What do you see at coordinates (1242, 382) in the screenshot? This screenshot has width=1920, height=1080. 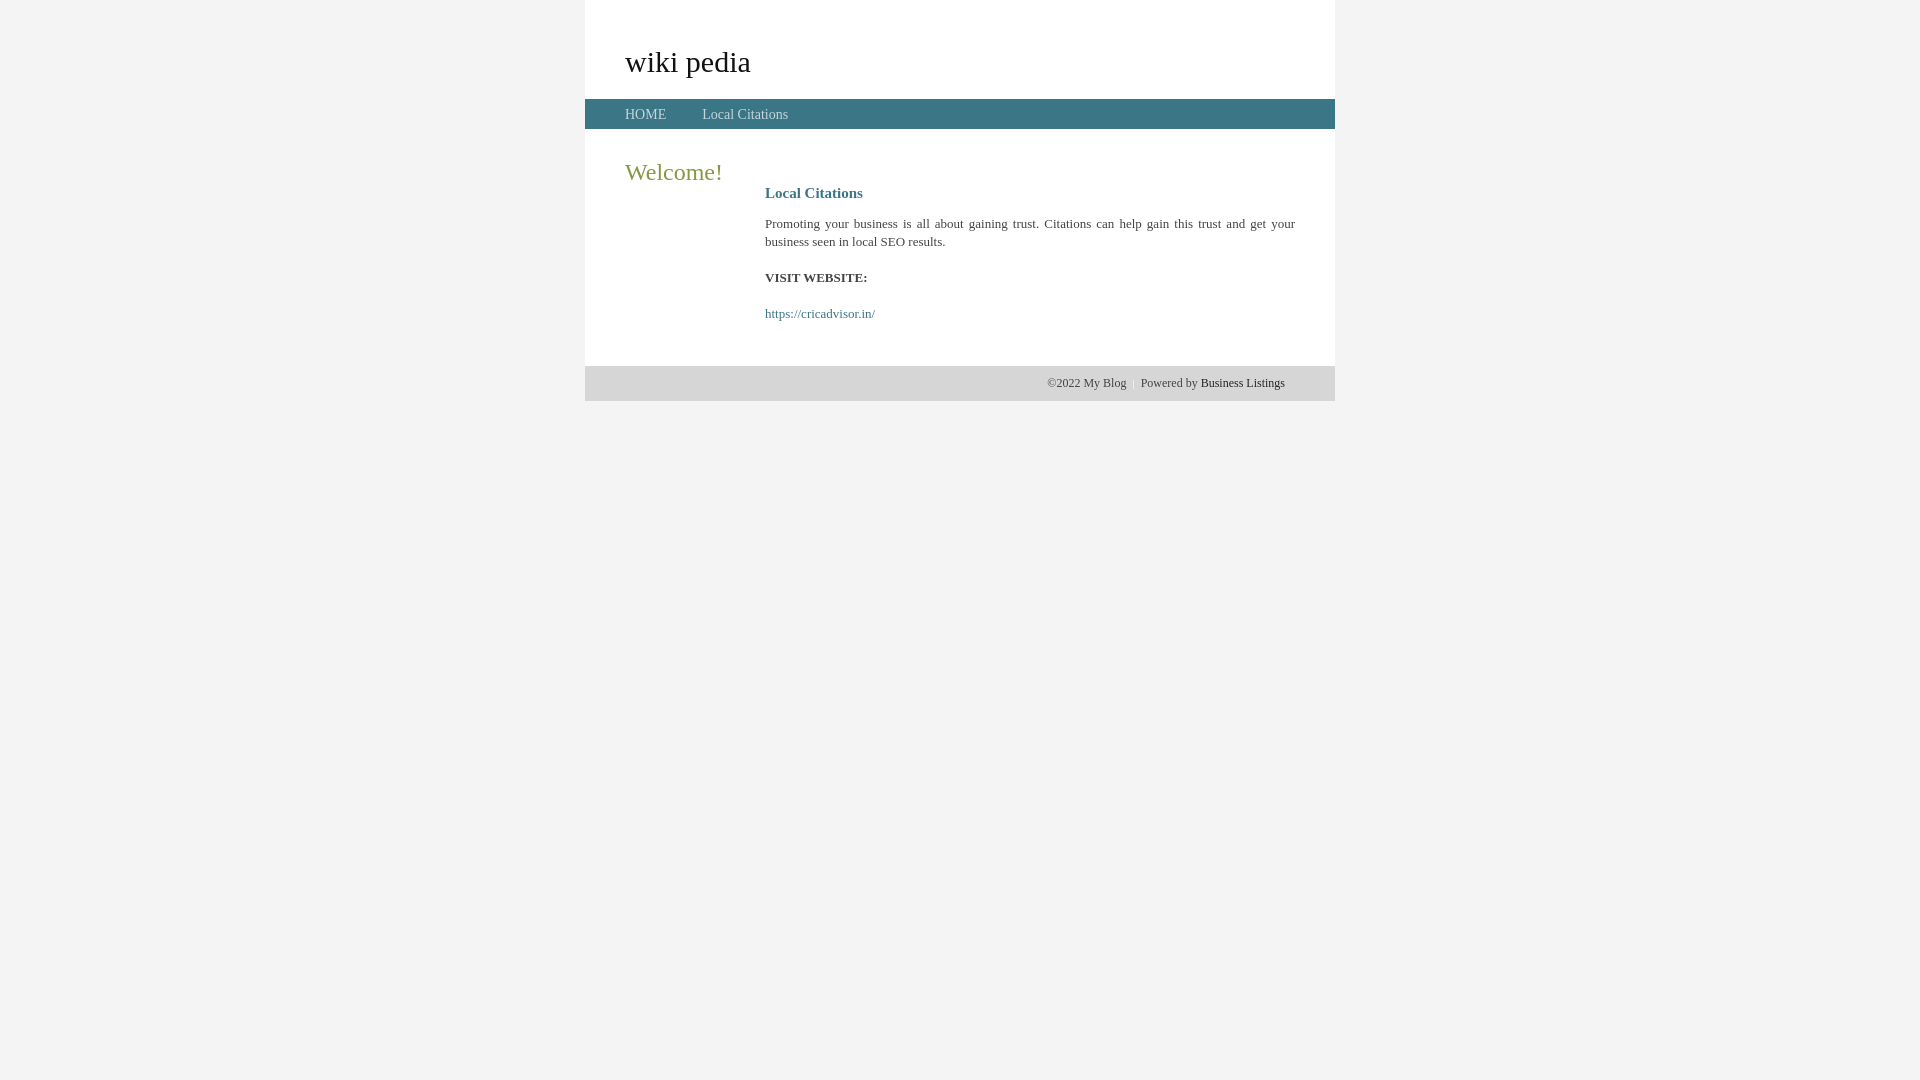 I see `'Business Listings'` at bounding box center [1242, 382].